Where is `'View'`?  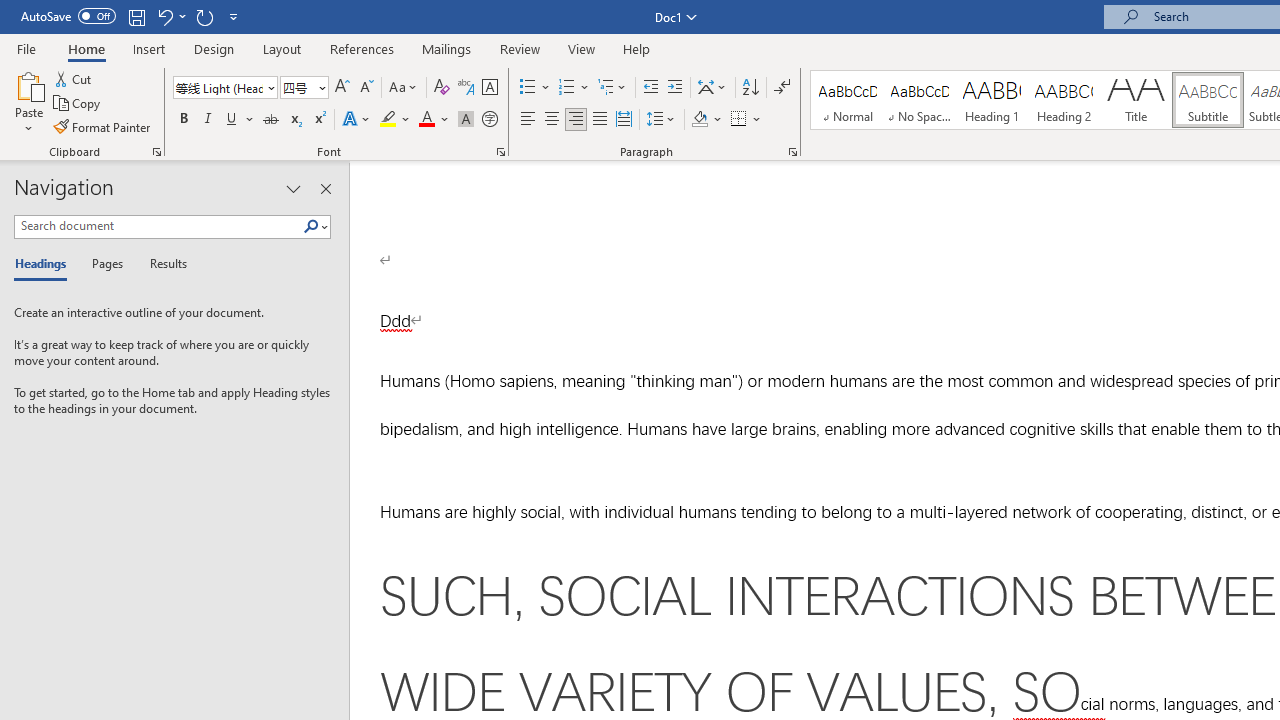 'View' is located at coordinates (581, 48).